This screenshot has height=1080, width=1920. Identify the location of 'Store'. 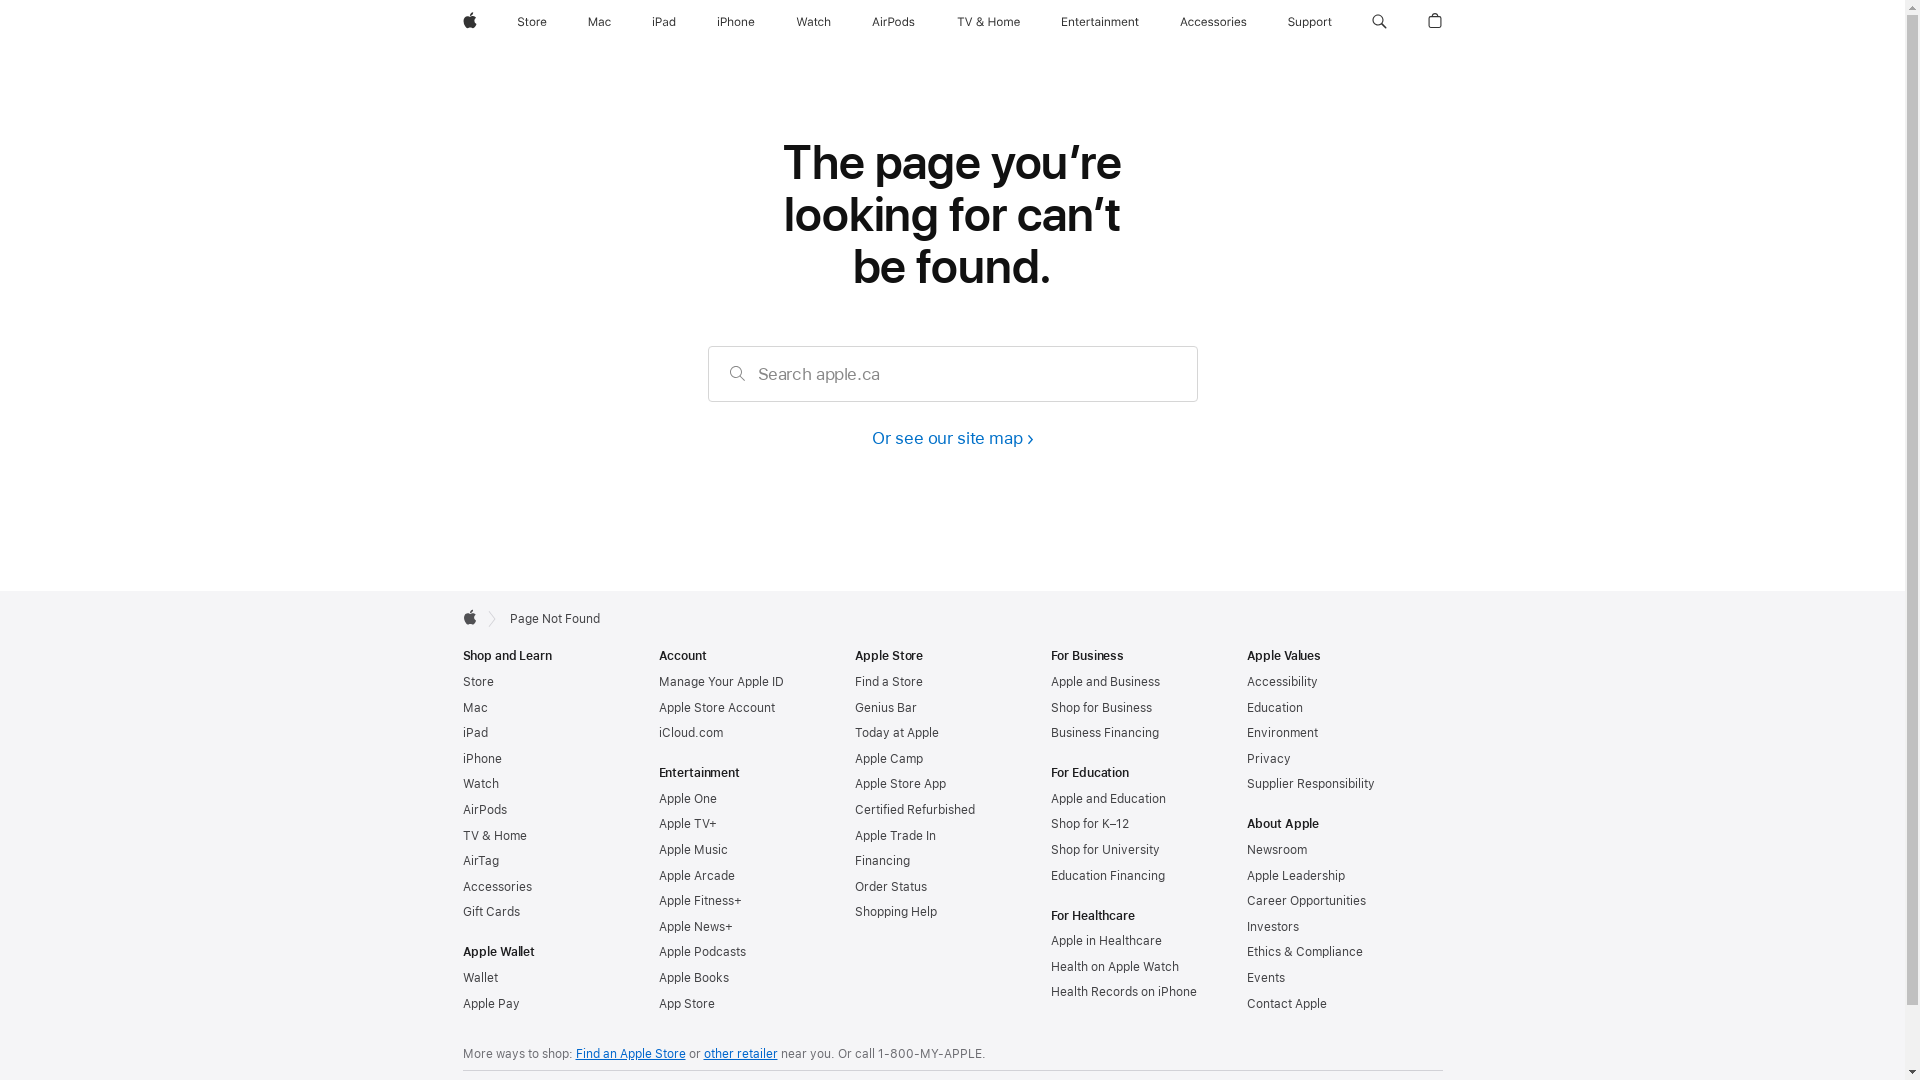
(460, 681).